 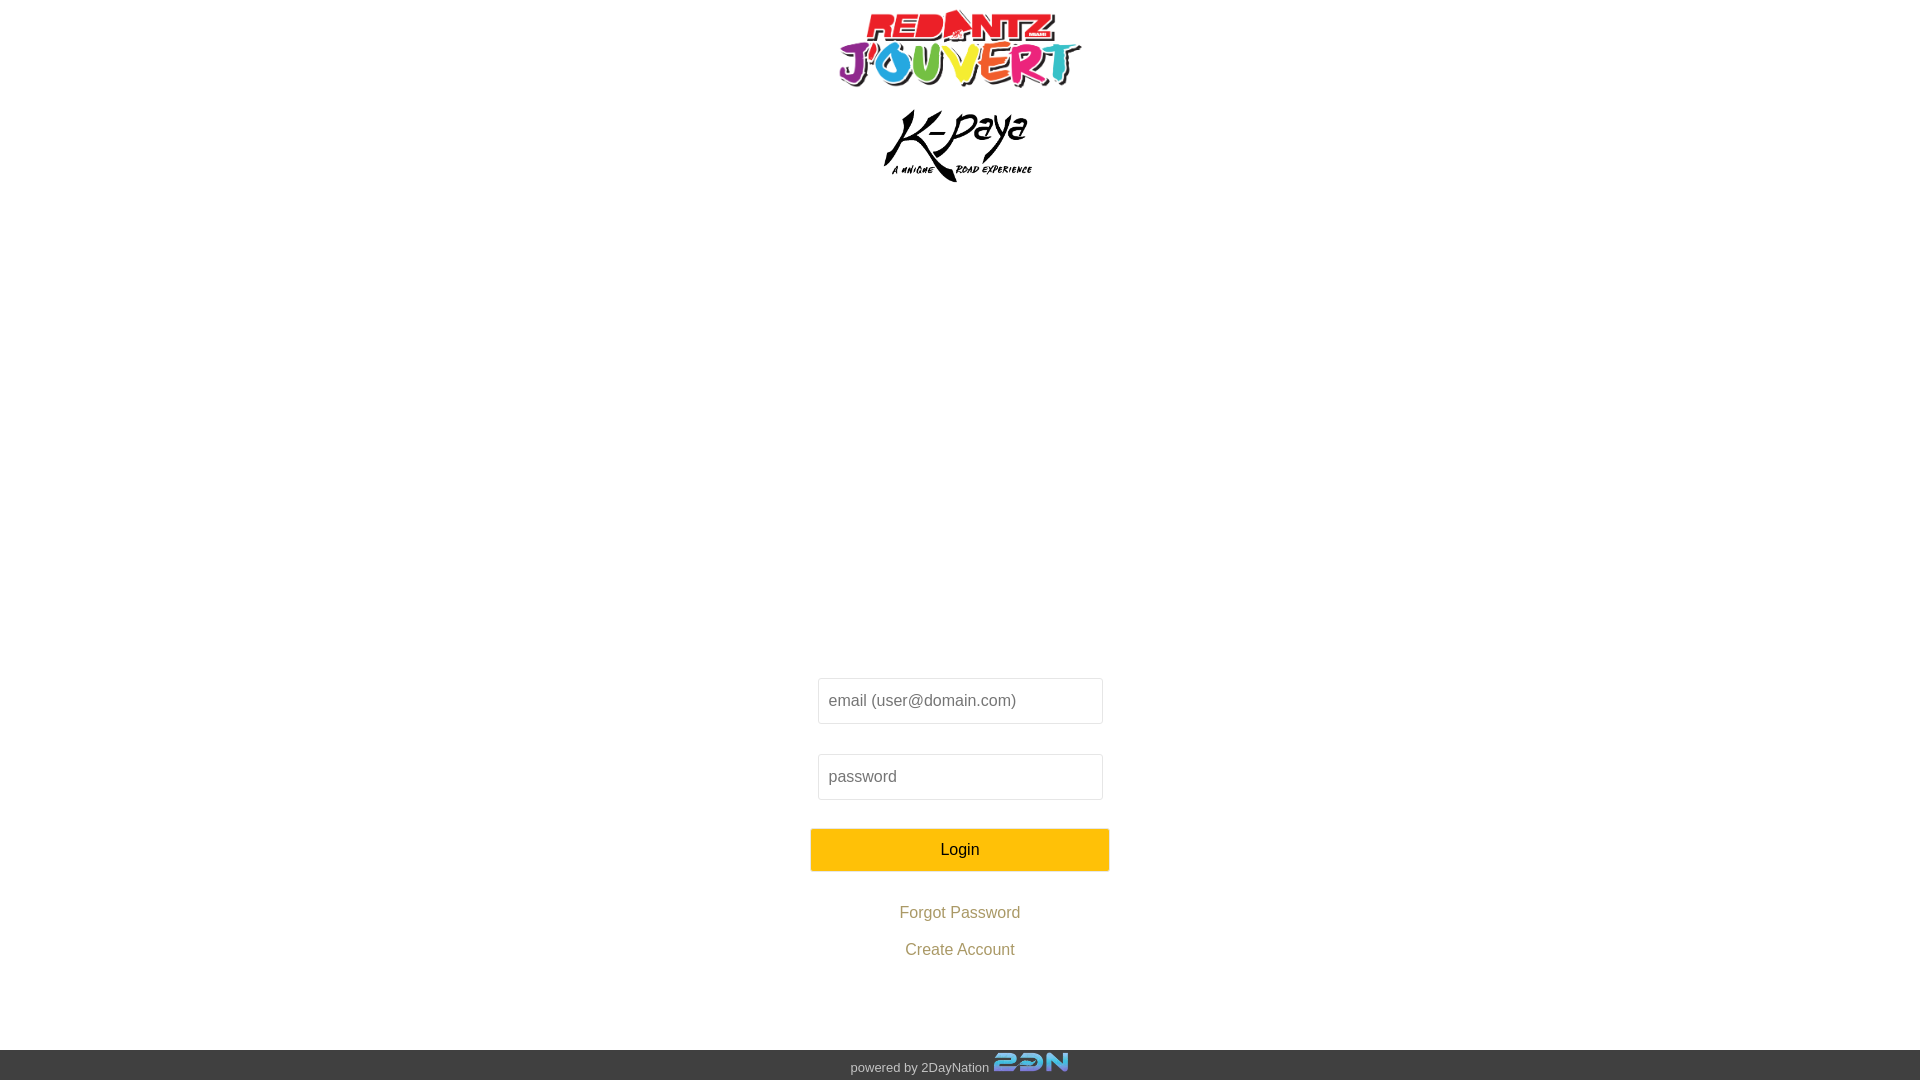 I want to click on 'Create Account', so click(x=958, y=948).